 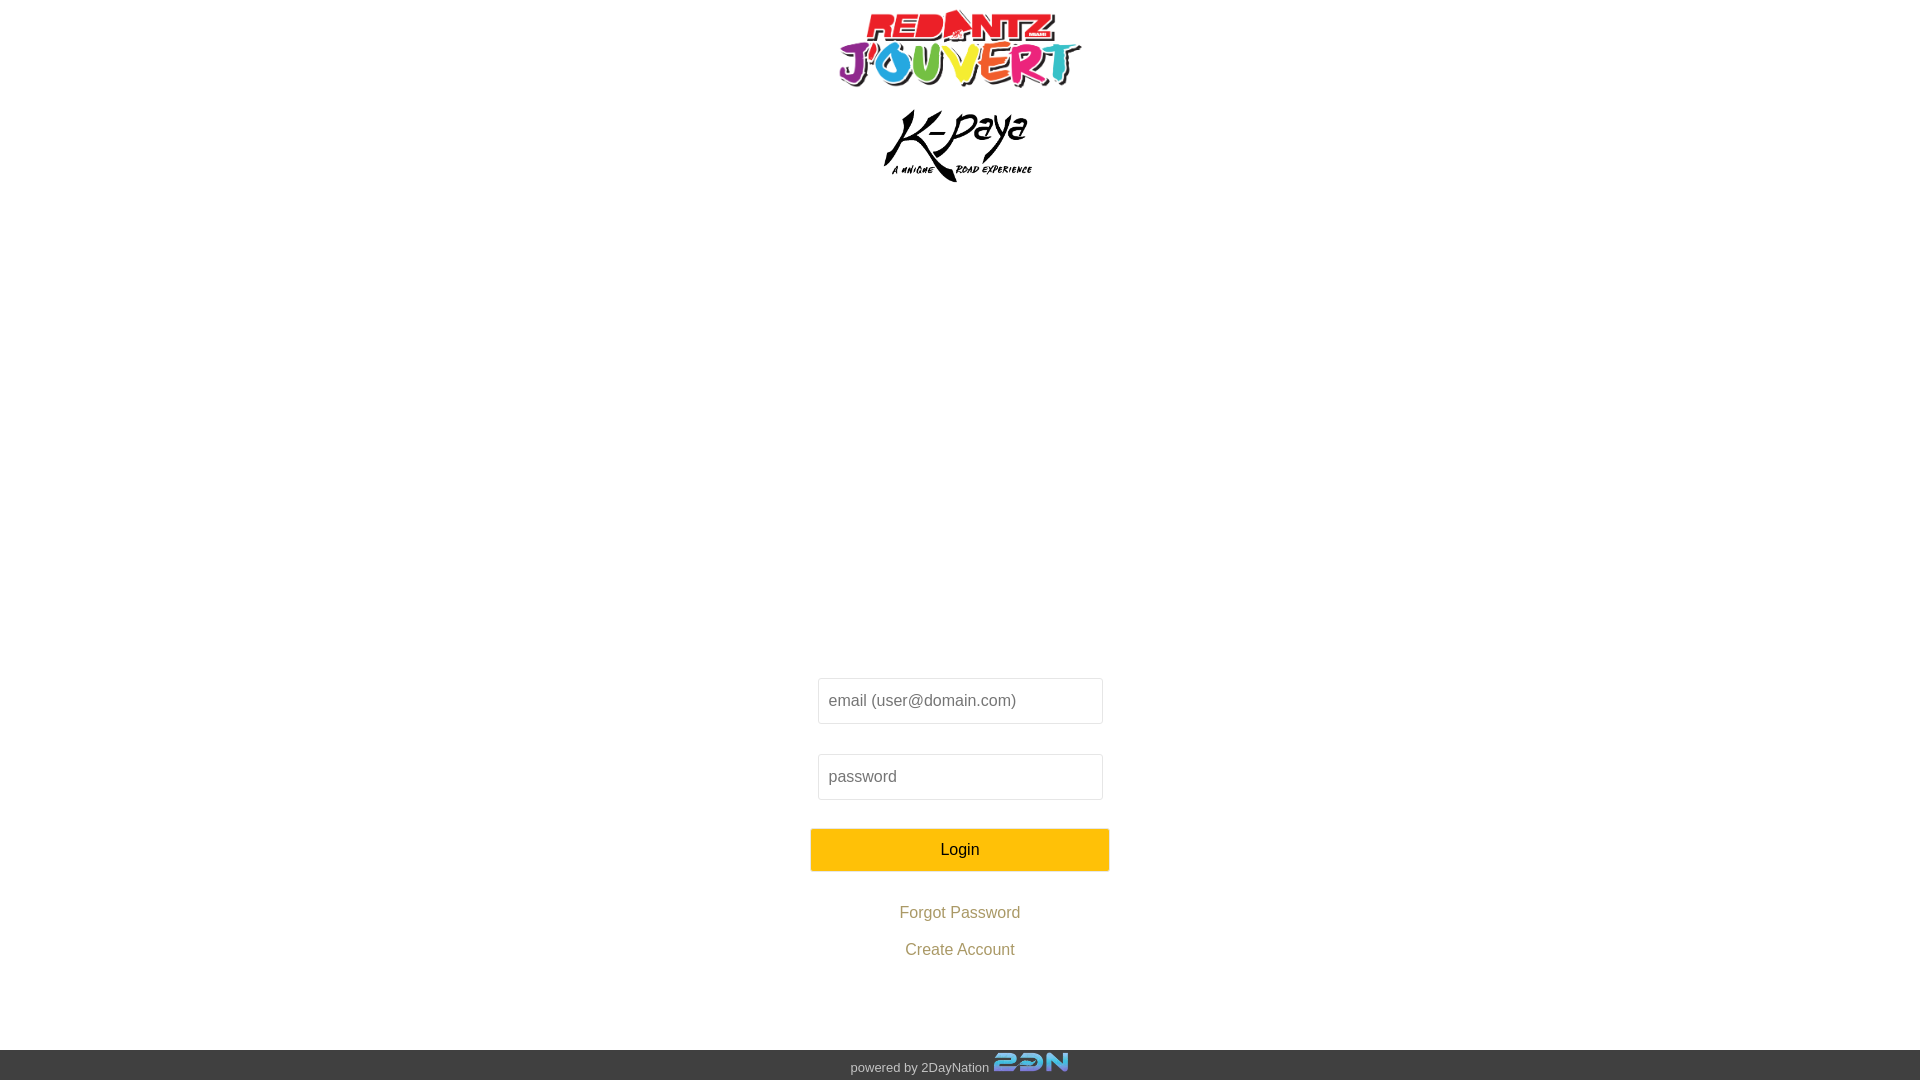 I want to click on 'Create Account', so click(x=958, y=948).